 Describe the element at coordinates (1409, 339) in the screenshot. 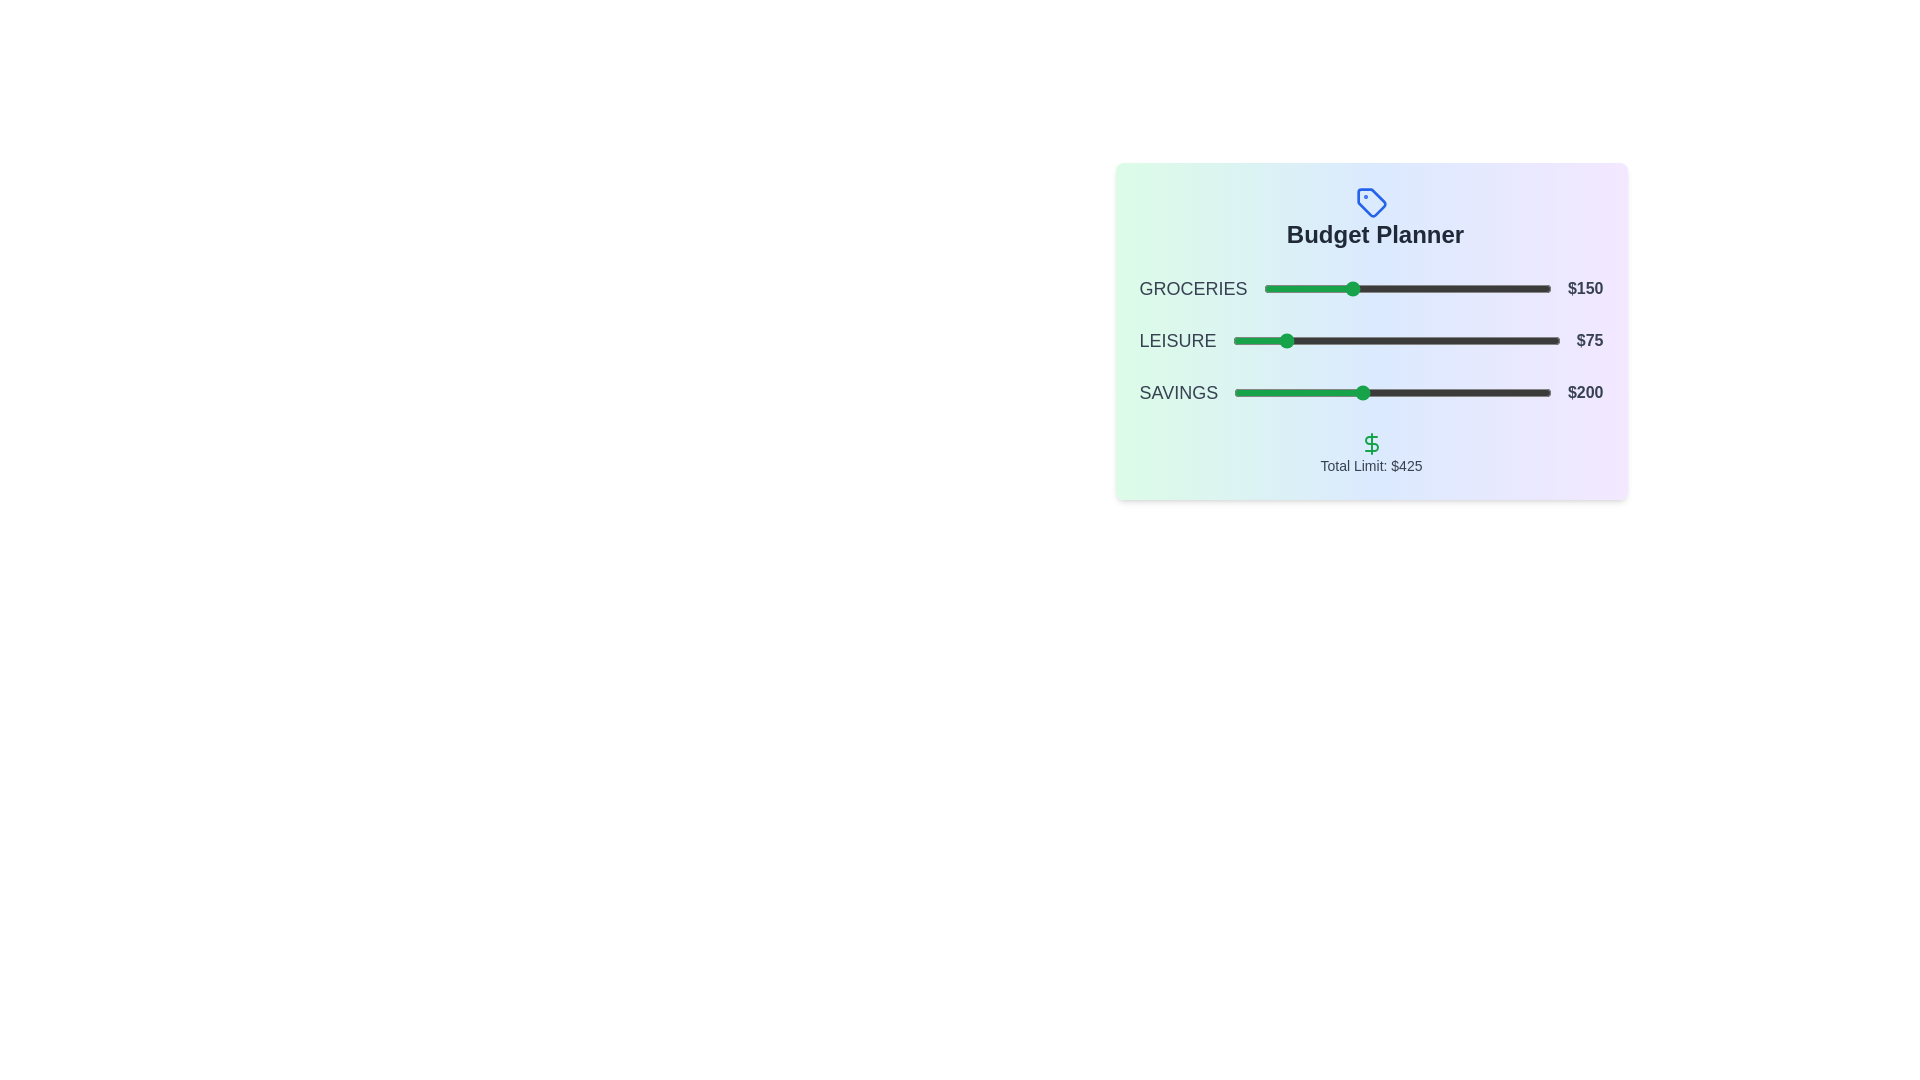

I see `the slider for 1 to 254` at that location.